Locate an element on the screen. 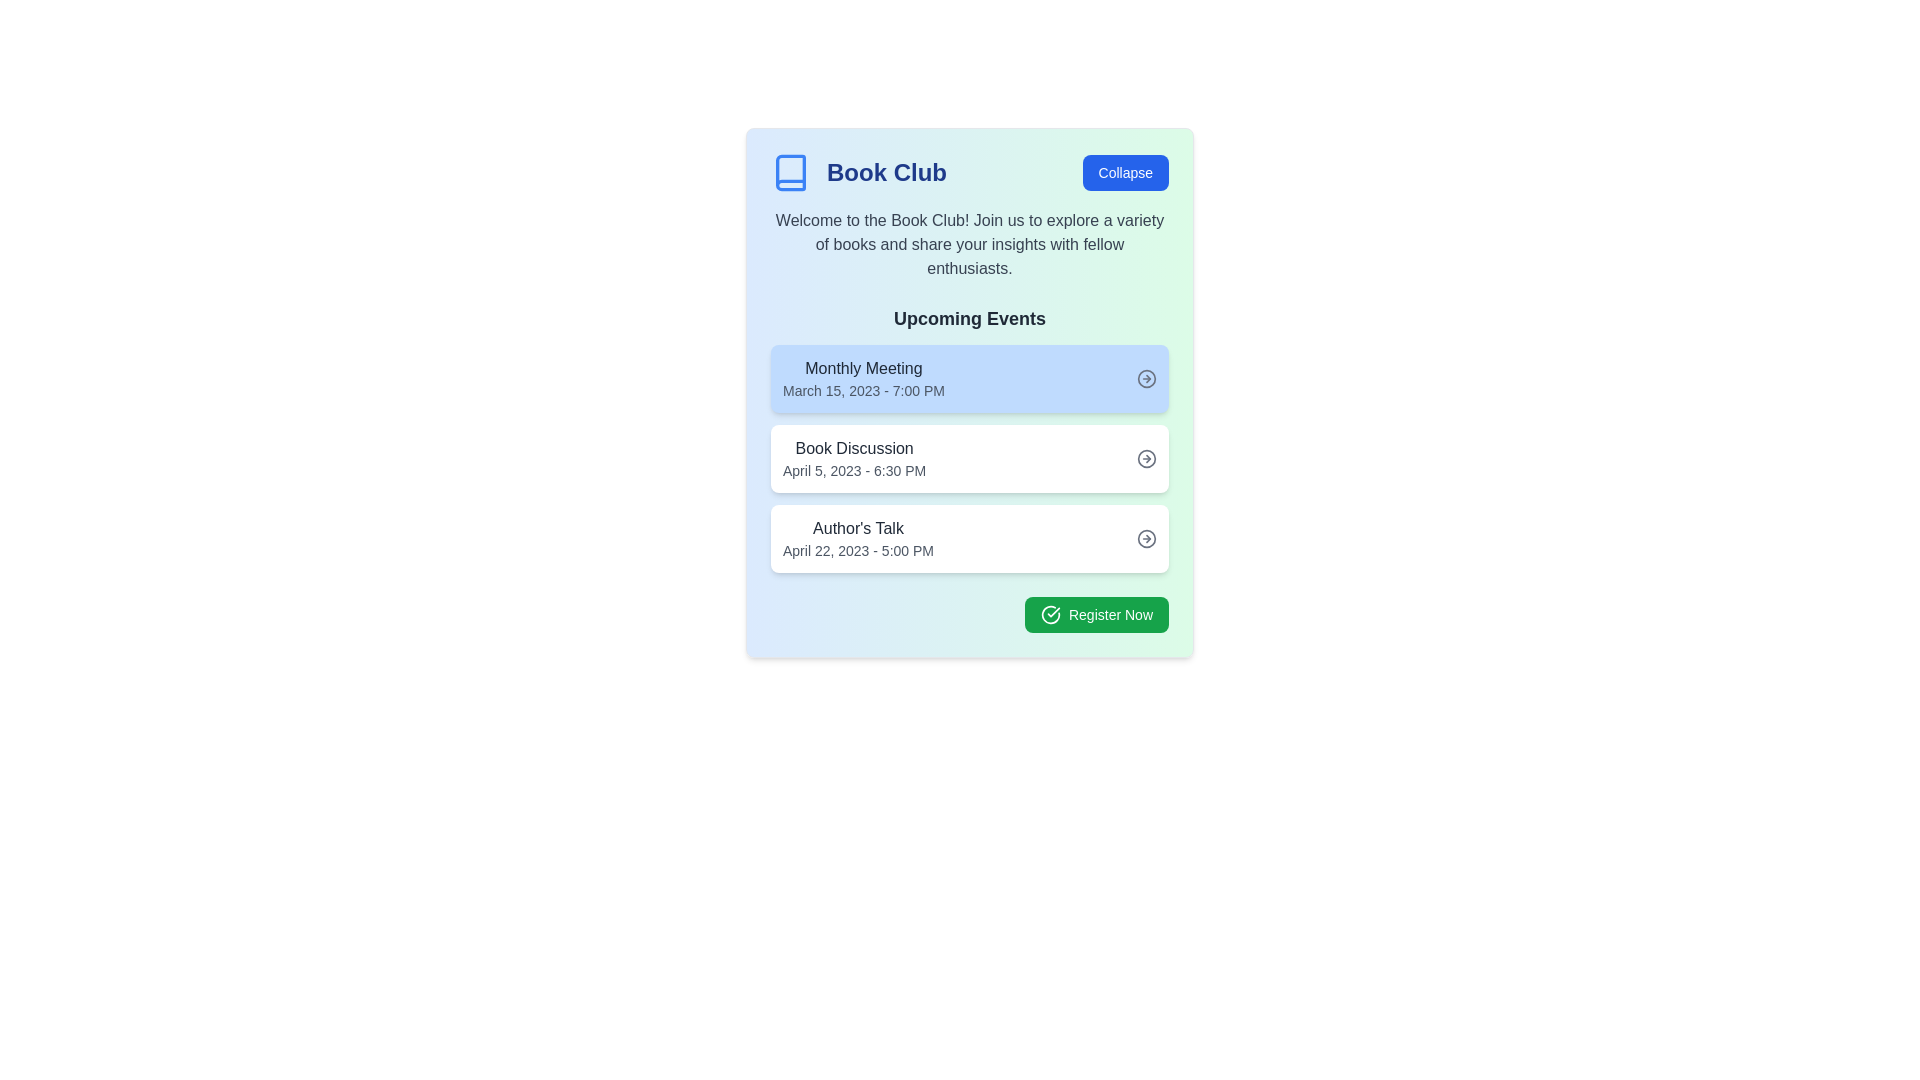 The height and width of the screenshot is (1080, 1920). the text label indicating the date and time for the 'Author's Talk' event, located below the 'Author's Talk' text in the 'Upcoming Events' section of the third event card is located at coordinates (858, 551).